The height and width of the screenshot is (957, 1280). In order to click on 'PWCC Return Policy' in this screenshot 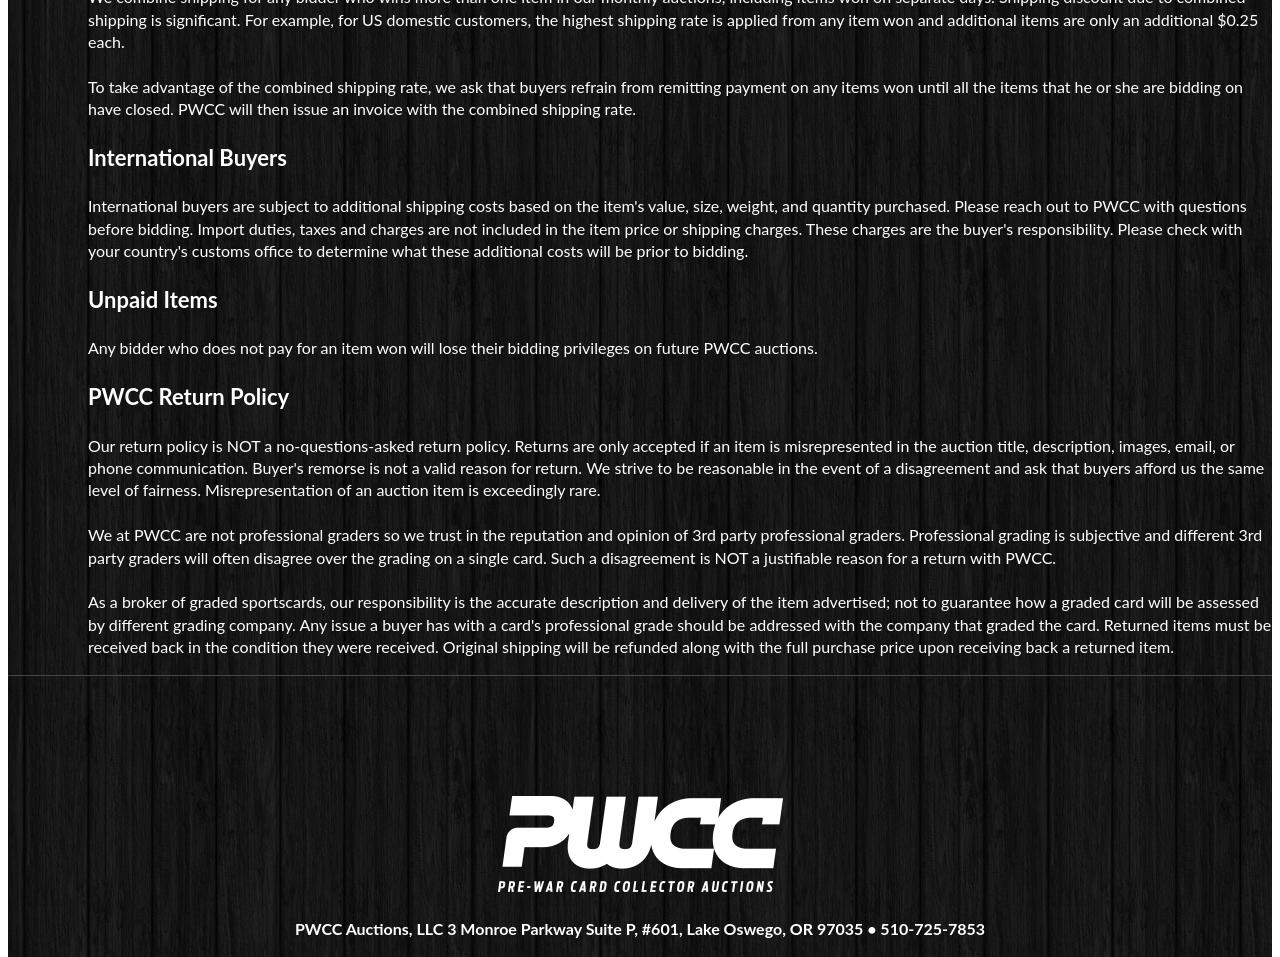, I will do `click(87, 395)`.